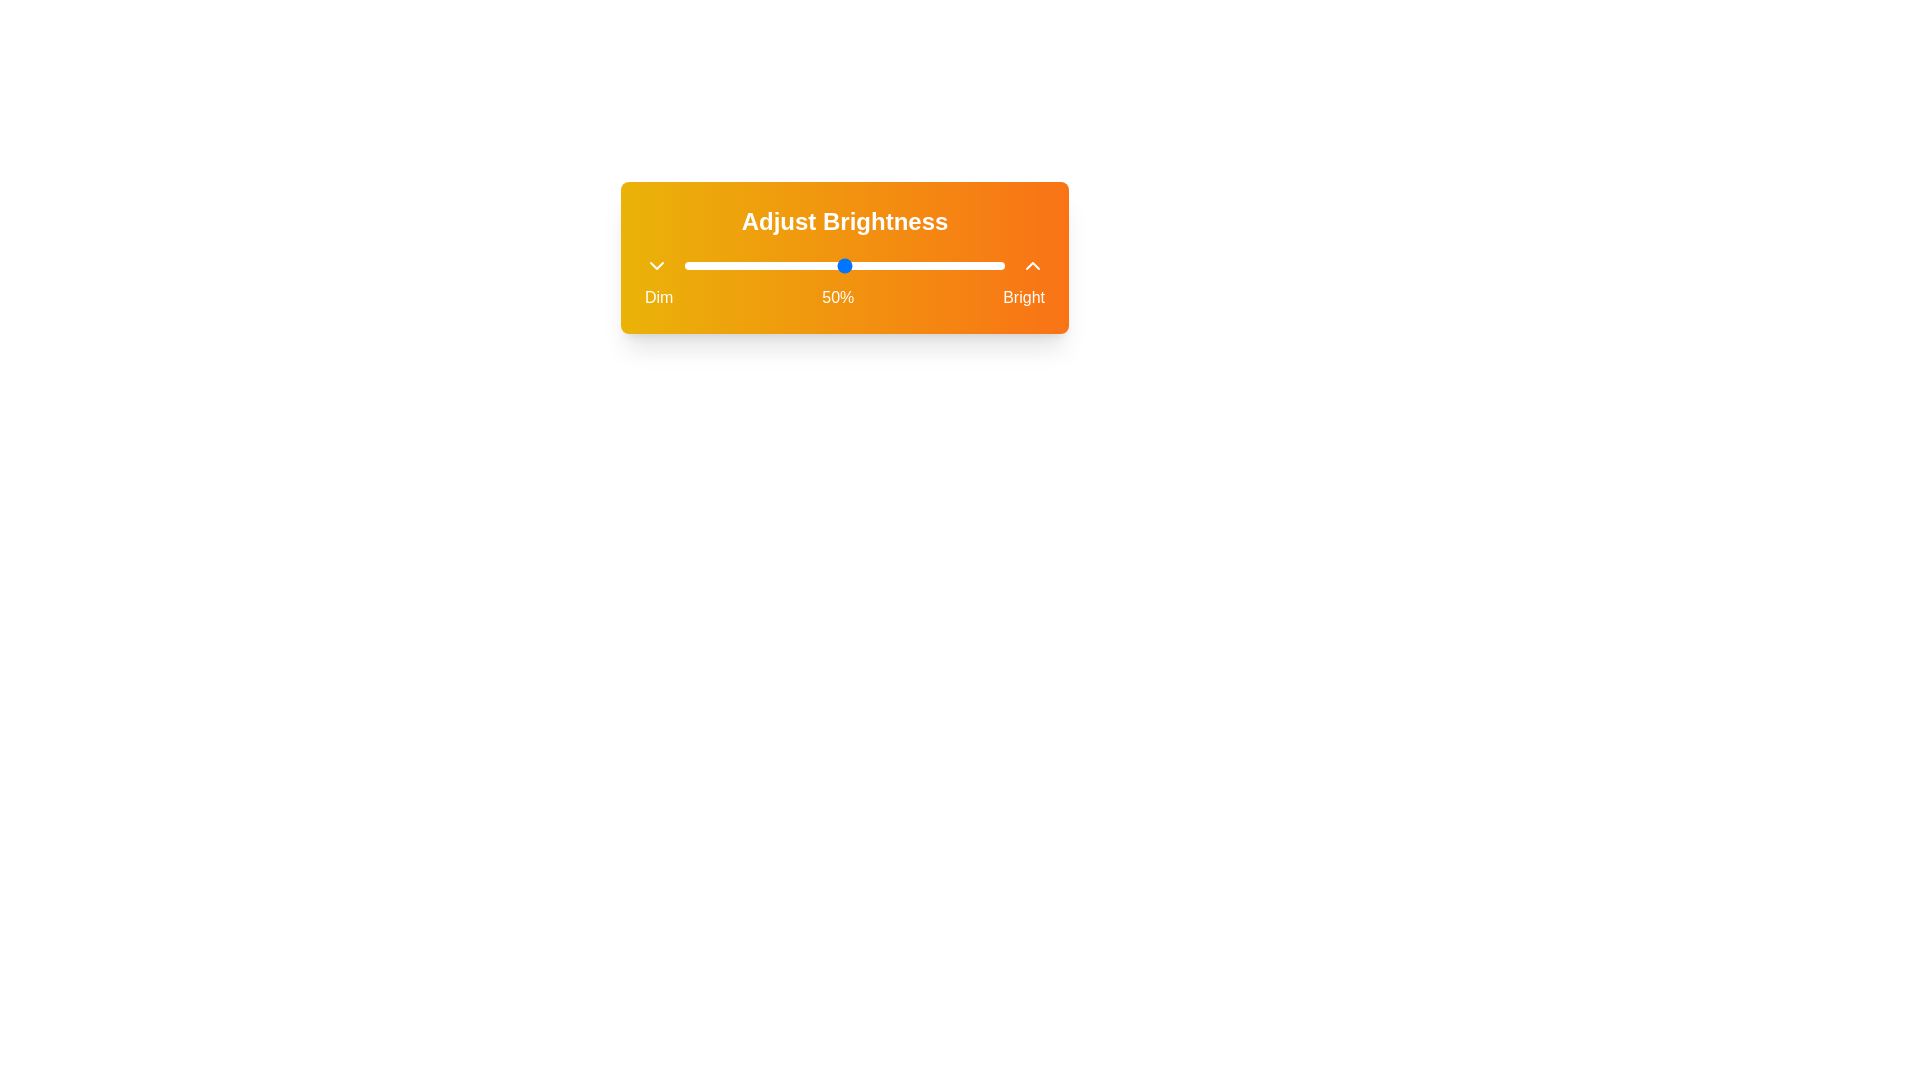 The height and width of the screenshot is (1080, 1920). I want to click on the horizontal slider track in the 'Adjust Brightness' panel to move the slider, which currently indicates a 50% value adjustment, so click(844, 265).